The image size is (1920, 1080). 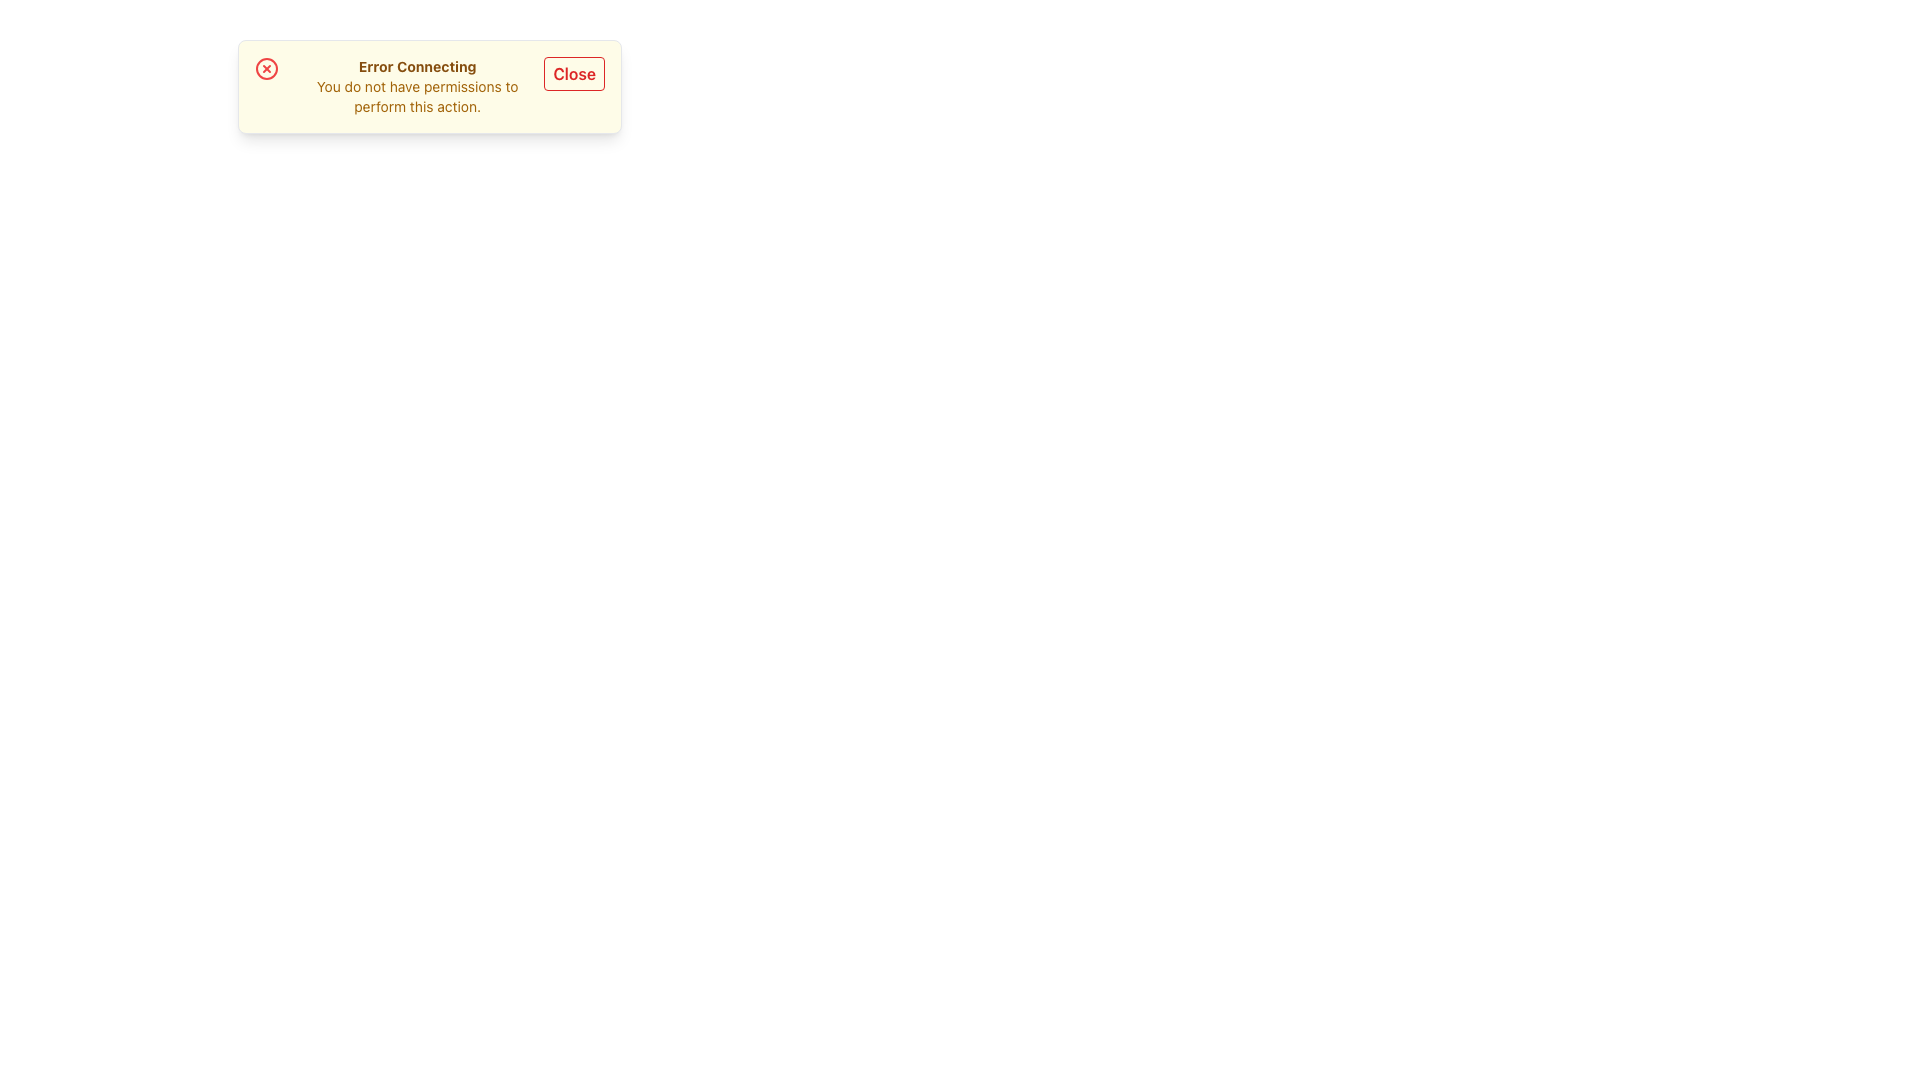 I want to click on the close button located at the top-right corner of the notification box, so click(x=573, y=72).